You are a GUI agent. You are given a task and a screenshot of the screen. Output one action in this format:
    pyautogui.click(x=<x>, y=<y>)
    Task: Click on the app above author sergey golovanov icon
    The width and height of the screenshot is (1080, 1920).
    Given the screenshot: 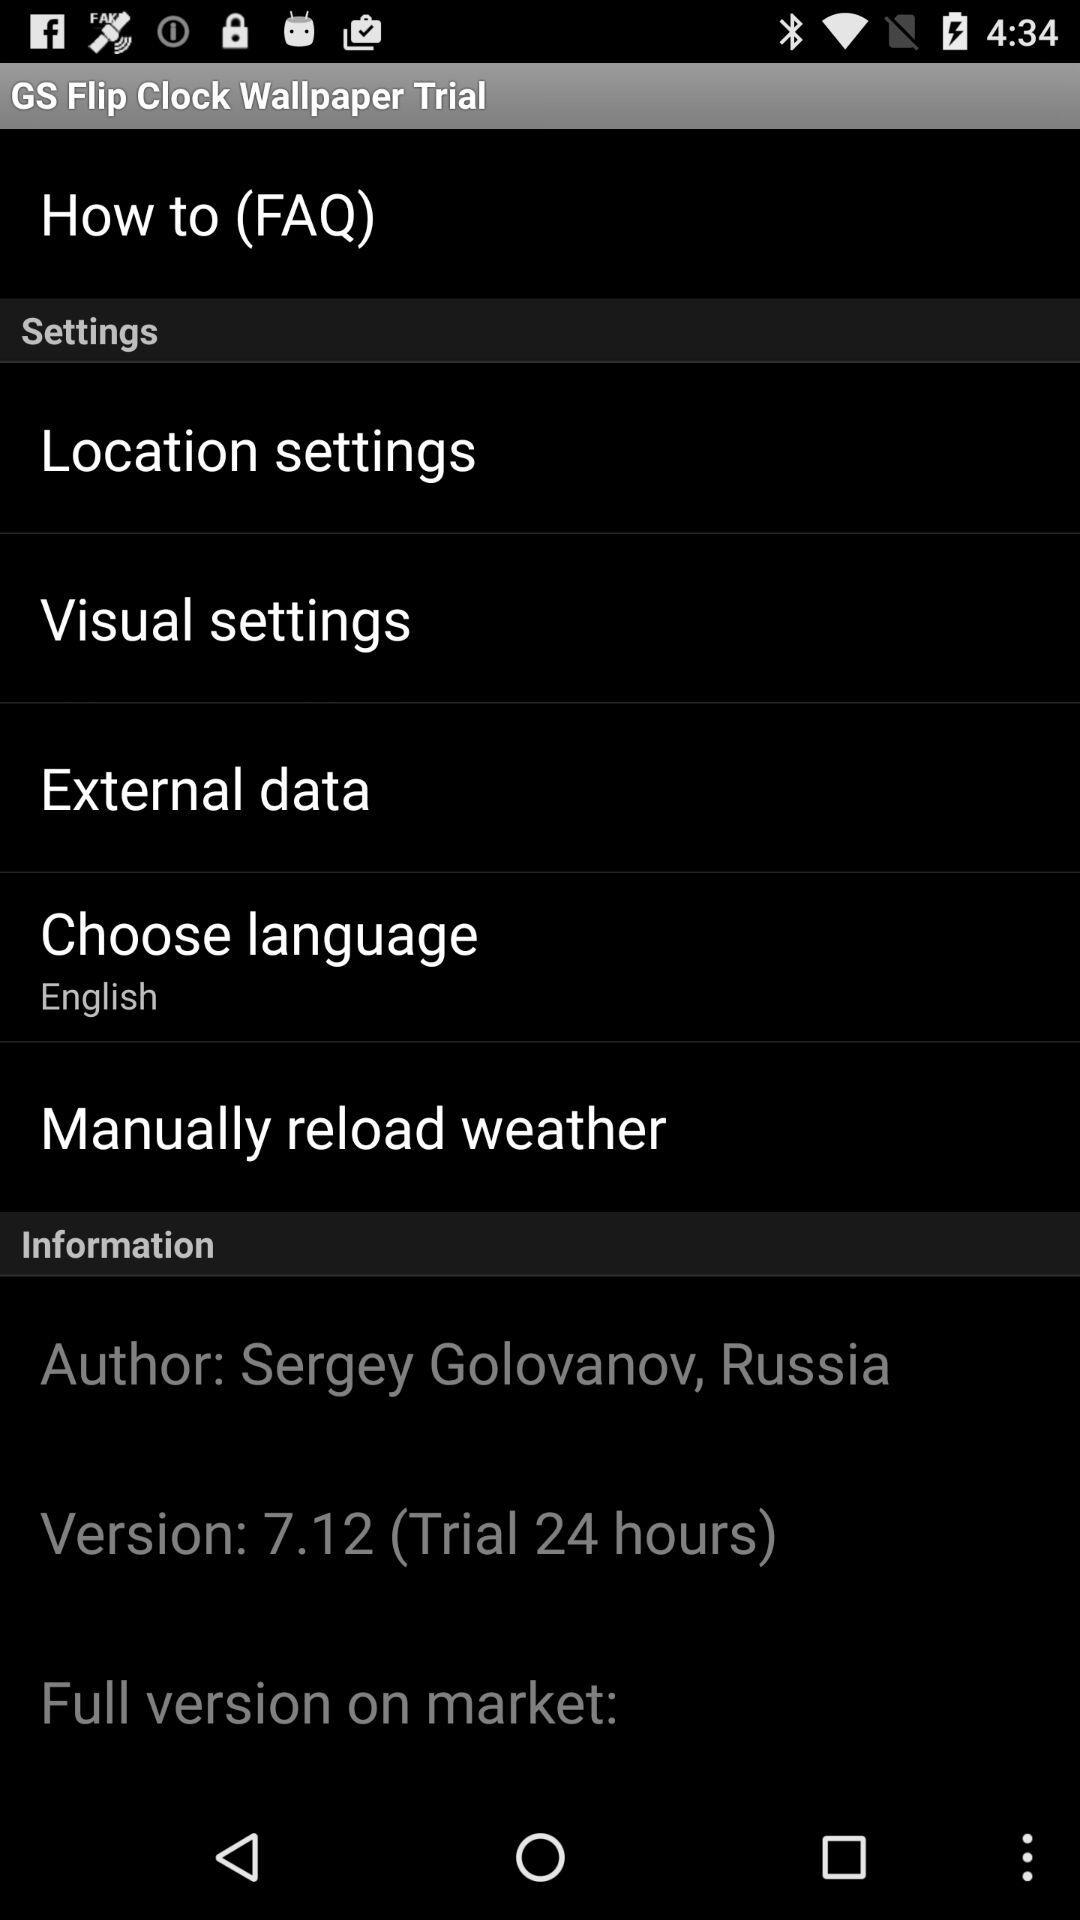 What is the action you would take?
    pyautogui.click(x=540, y=1243)
    